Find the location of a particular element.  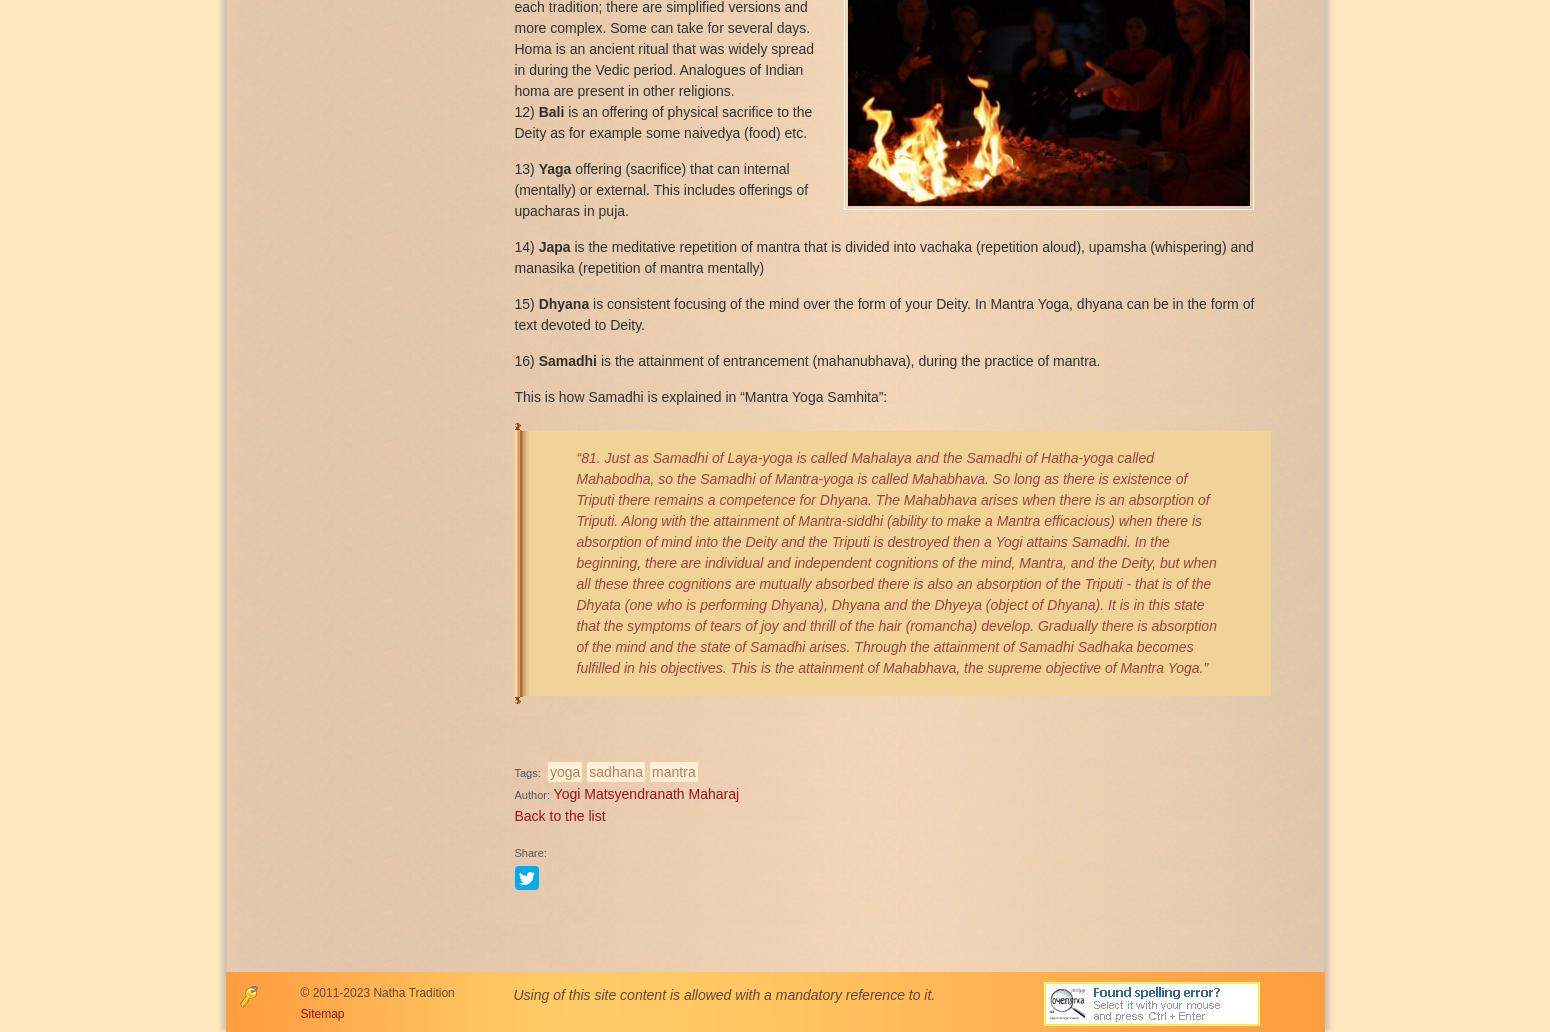

'Bali' is located at coordinates (537, 111).